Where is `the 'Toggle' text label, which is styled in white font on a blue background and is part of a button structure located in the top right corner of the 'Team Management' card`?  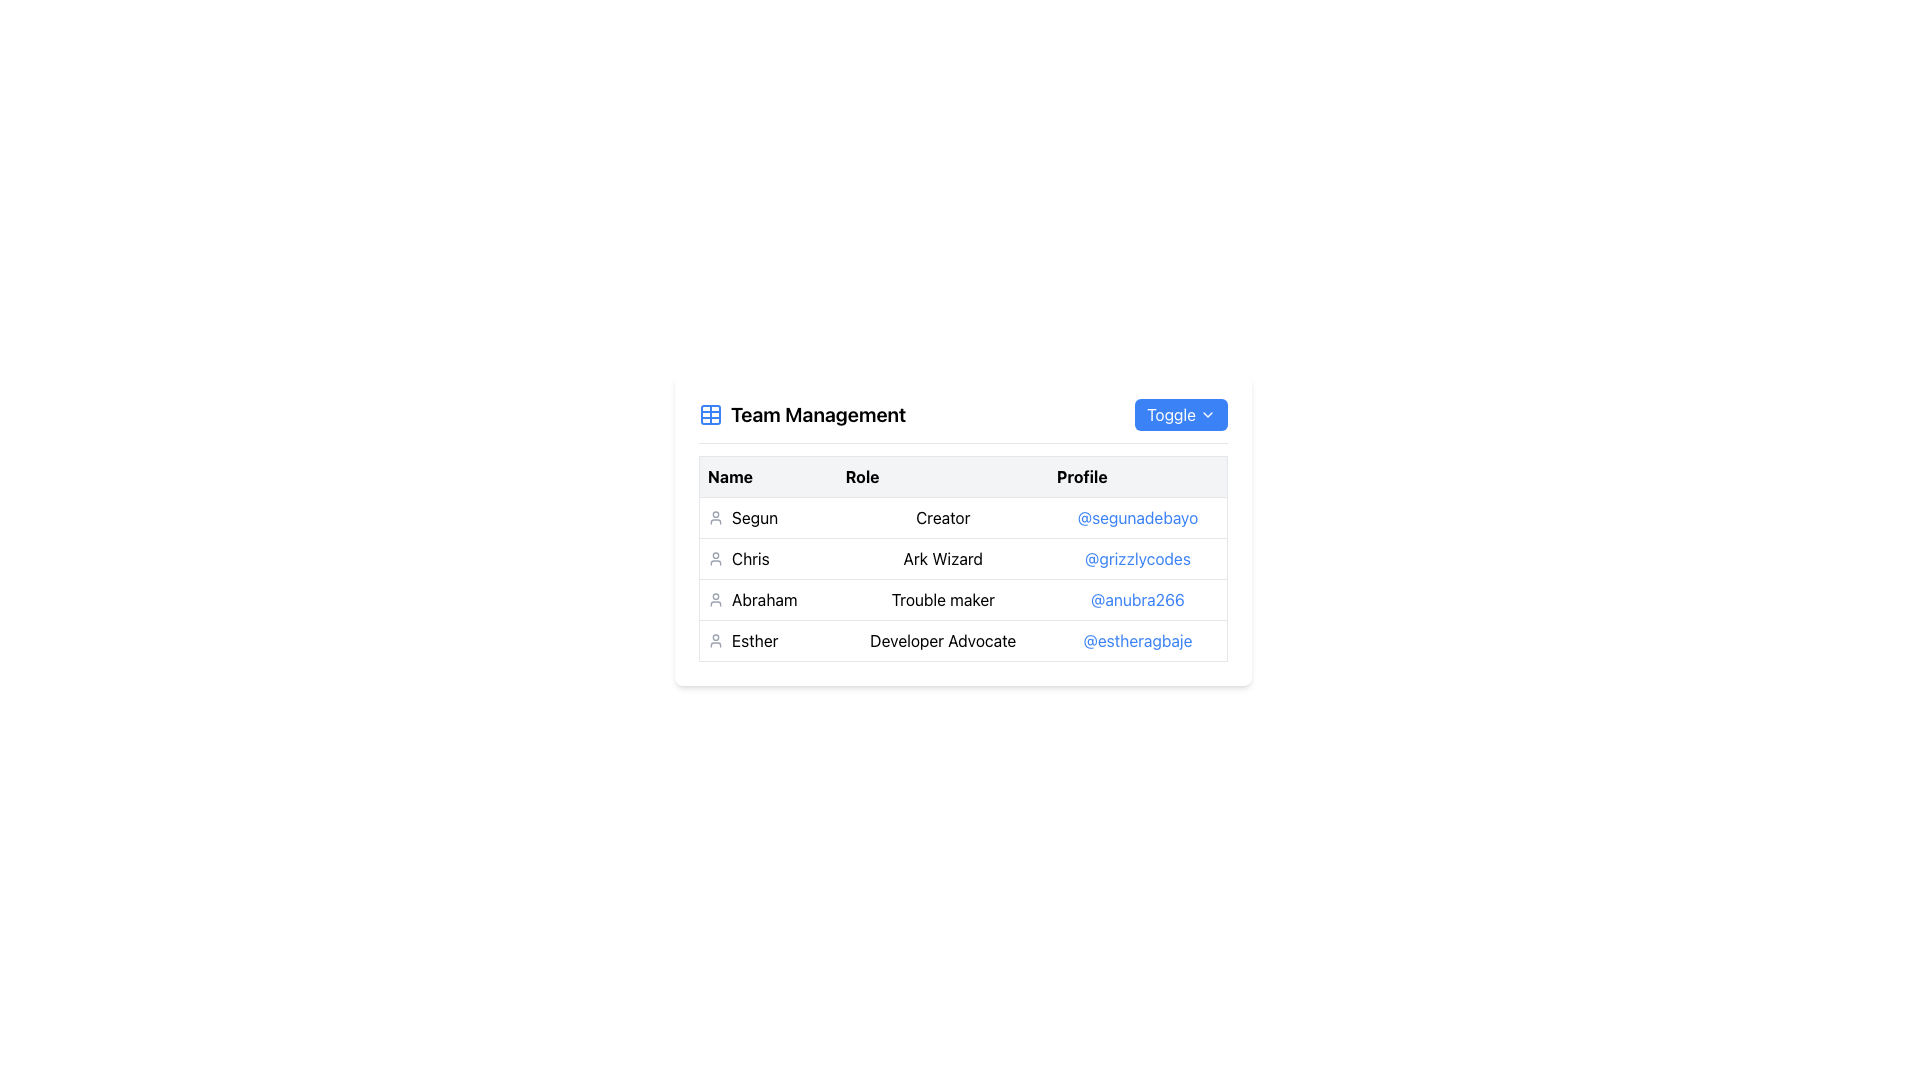 the 'Toggle' text label, which is styled in white font on a blue background and is part of a button structure located in the top right corner of the 'Team Management' card is located at coordinates (1171, 414).